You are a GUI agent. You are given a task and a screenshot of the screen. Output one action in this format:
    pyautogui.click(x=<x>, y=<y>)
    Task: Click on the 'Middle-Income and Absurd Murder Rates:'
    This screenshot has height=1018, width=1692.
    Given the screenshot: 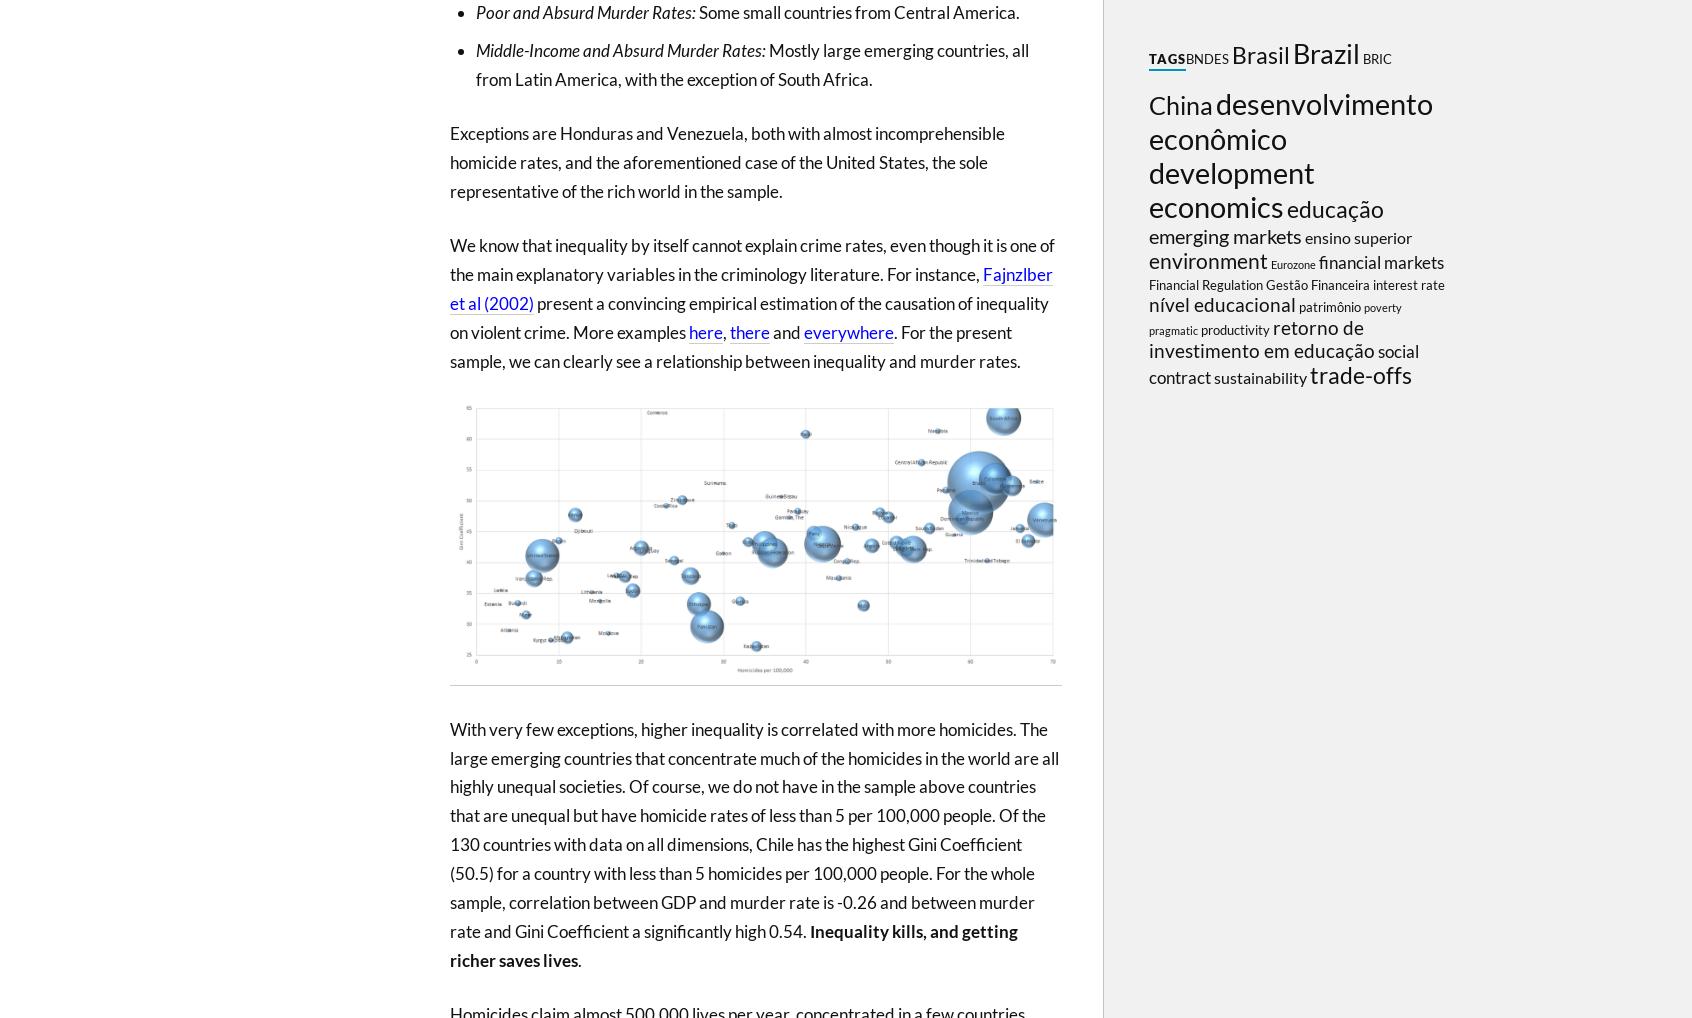 What is the action you would take?
    pyautogui.click(x=618, y=48)
    